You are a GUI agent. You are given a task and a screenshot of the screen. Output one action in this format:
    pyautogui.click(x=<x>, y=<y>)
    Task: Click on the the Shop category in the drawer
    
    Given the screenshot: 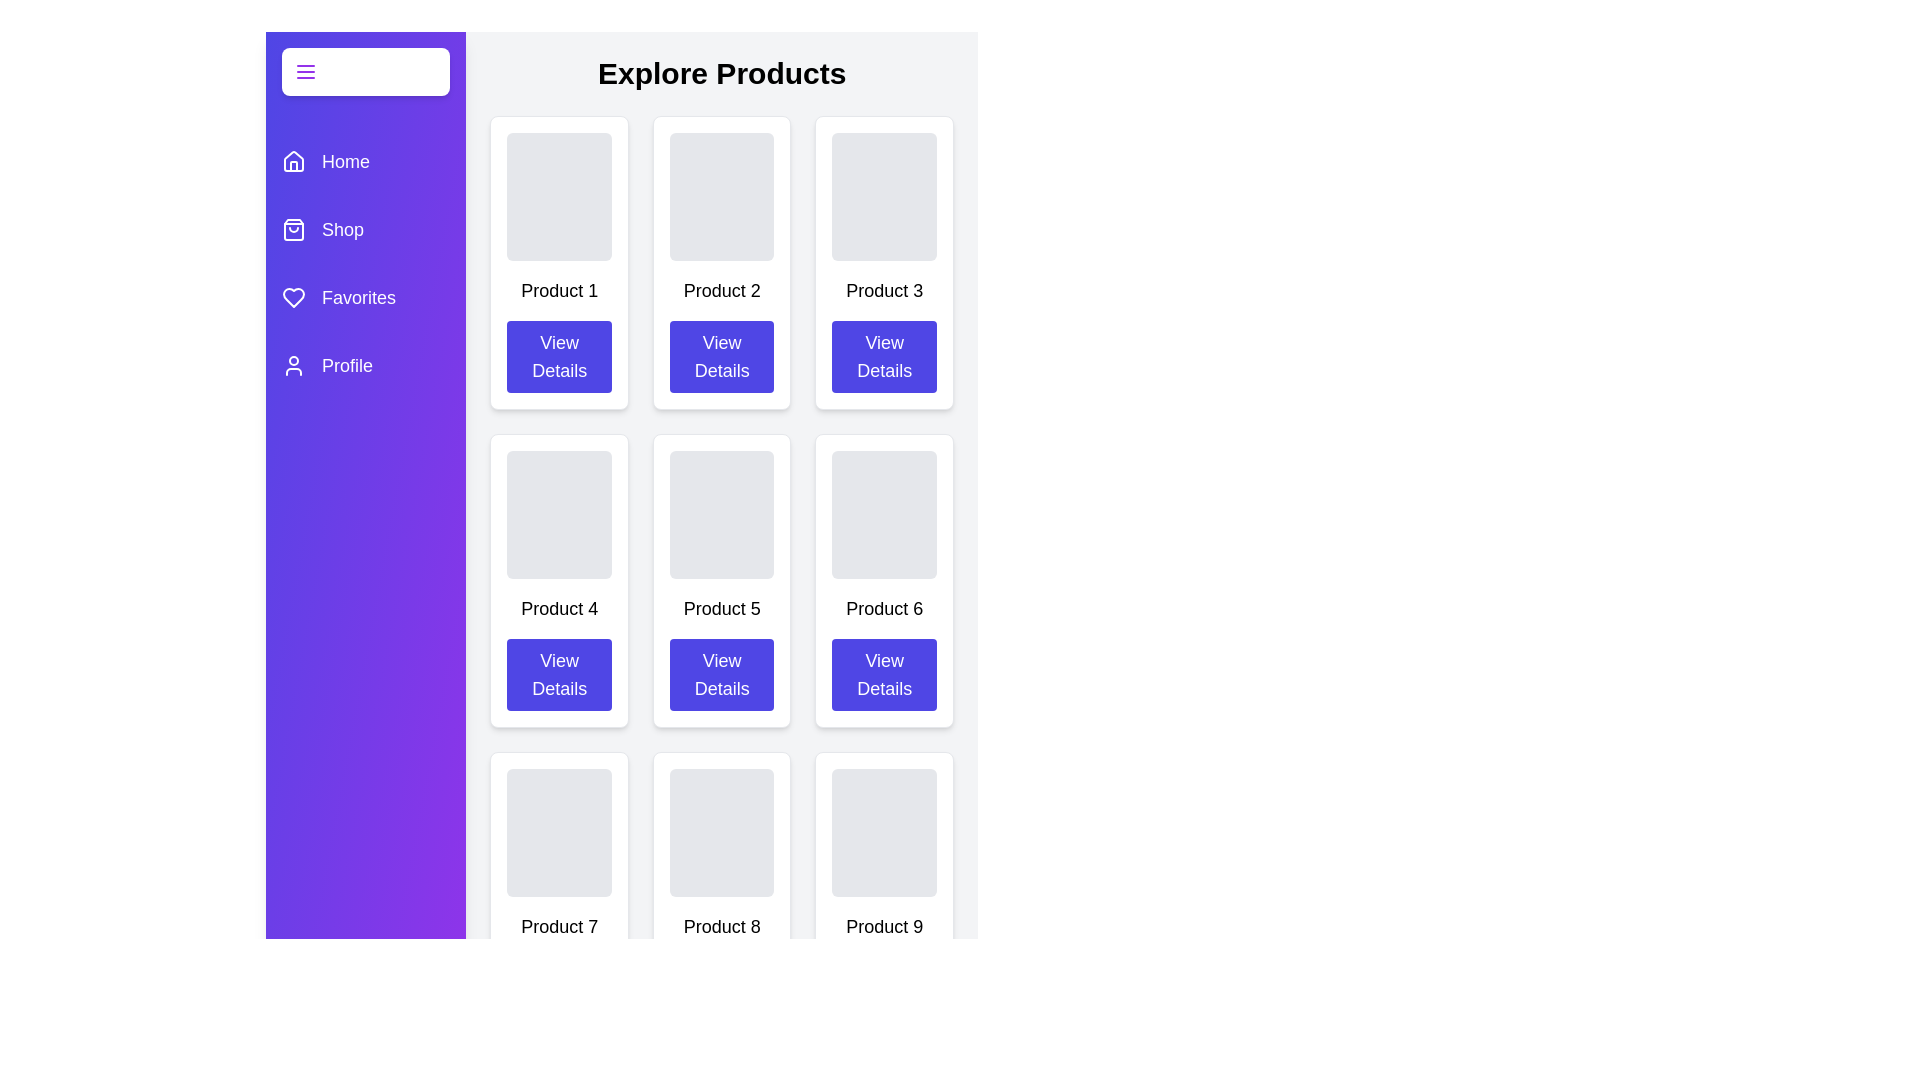 What is the action you would take?
    pyautogui.click(x=365, y=229)
    